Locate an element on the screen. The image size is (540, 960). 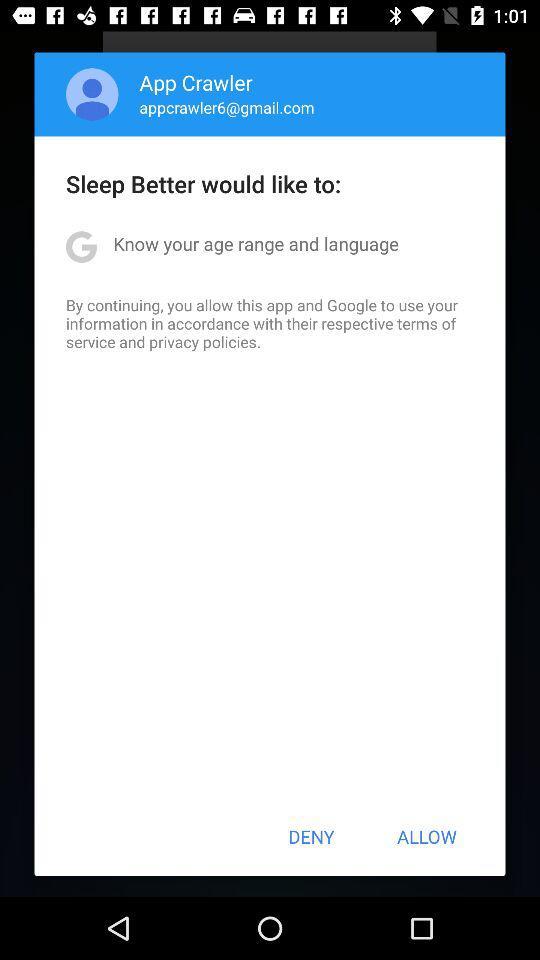
know your age icon is located at coordinates (256, 242).